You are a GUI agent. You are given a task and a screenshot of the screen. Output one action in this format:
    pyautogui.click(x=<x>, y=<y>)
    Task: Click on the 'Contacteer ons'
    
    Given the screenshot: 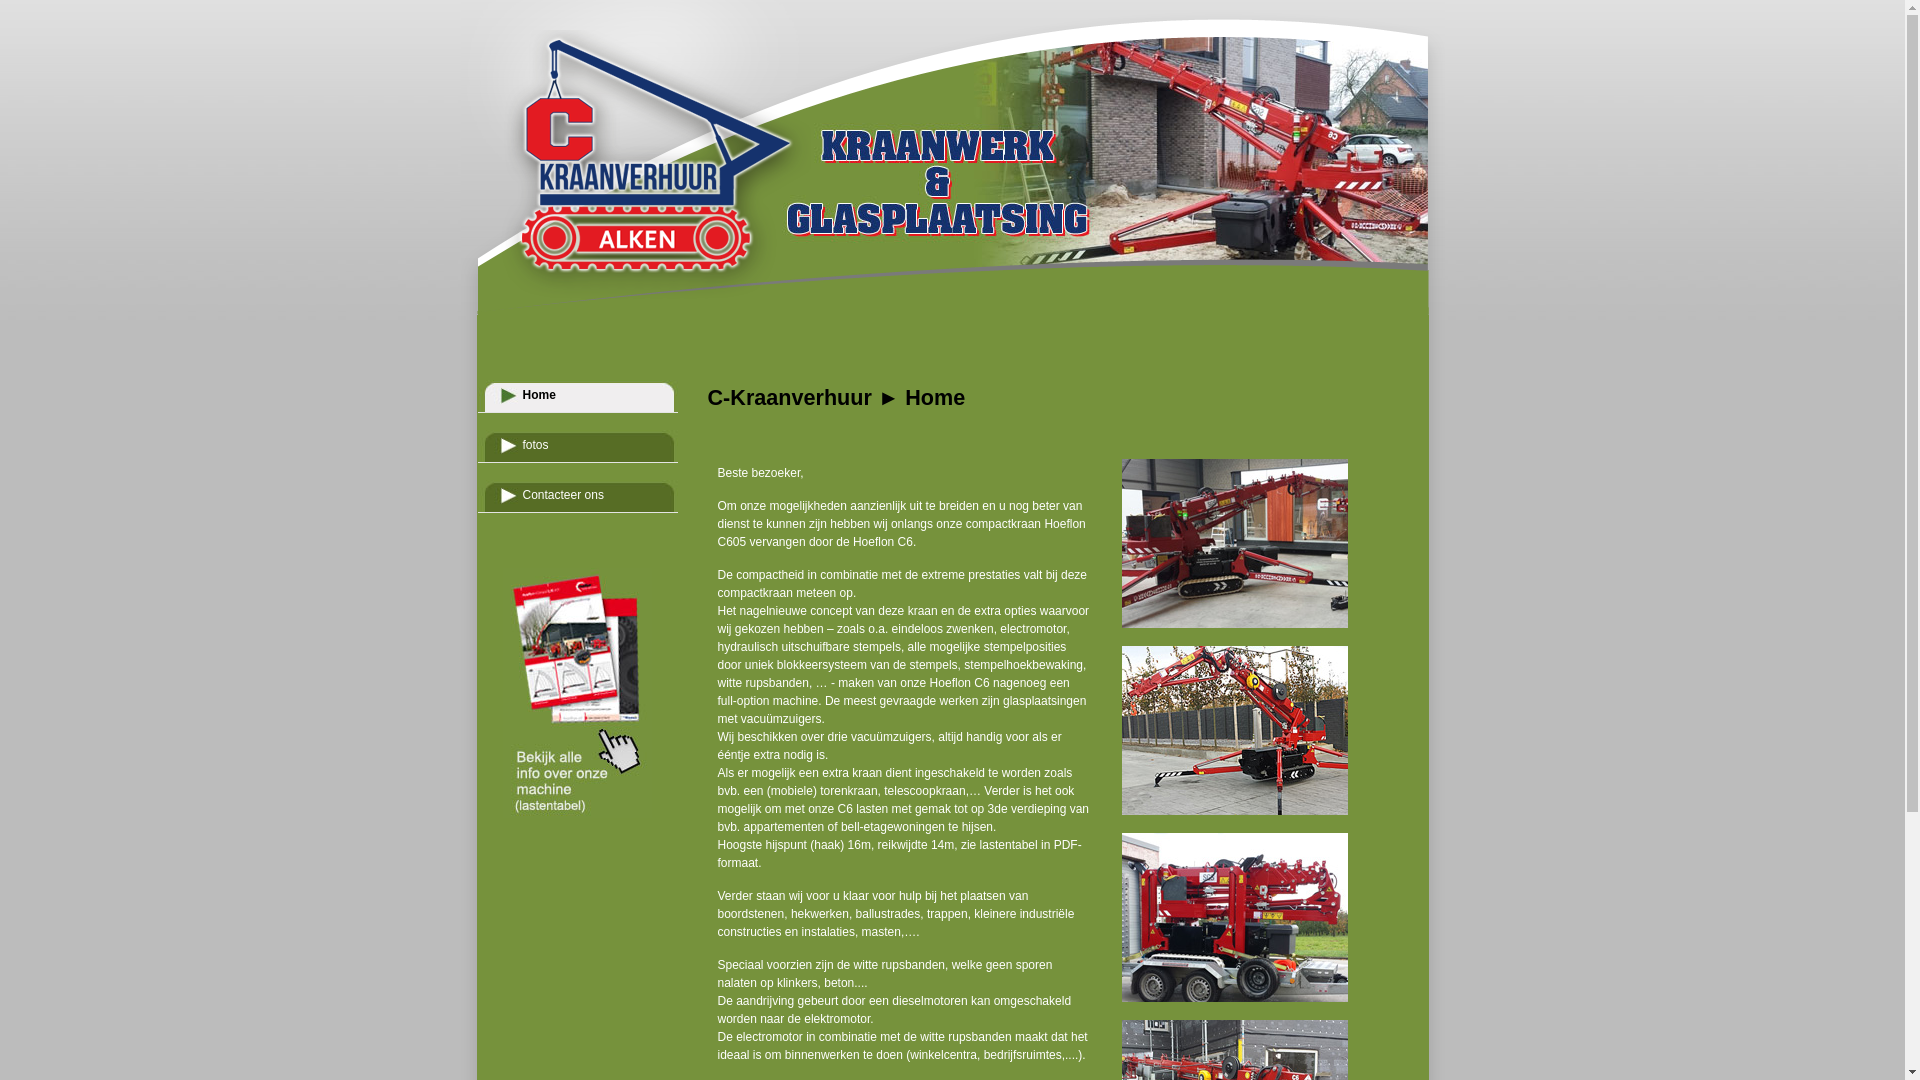 What is the action you would take?
    pyautogui.click(x=576, y=495)
    